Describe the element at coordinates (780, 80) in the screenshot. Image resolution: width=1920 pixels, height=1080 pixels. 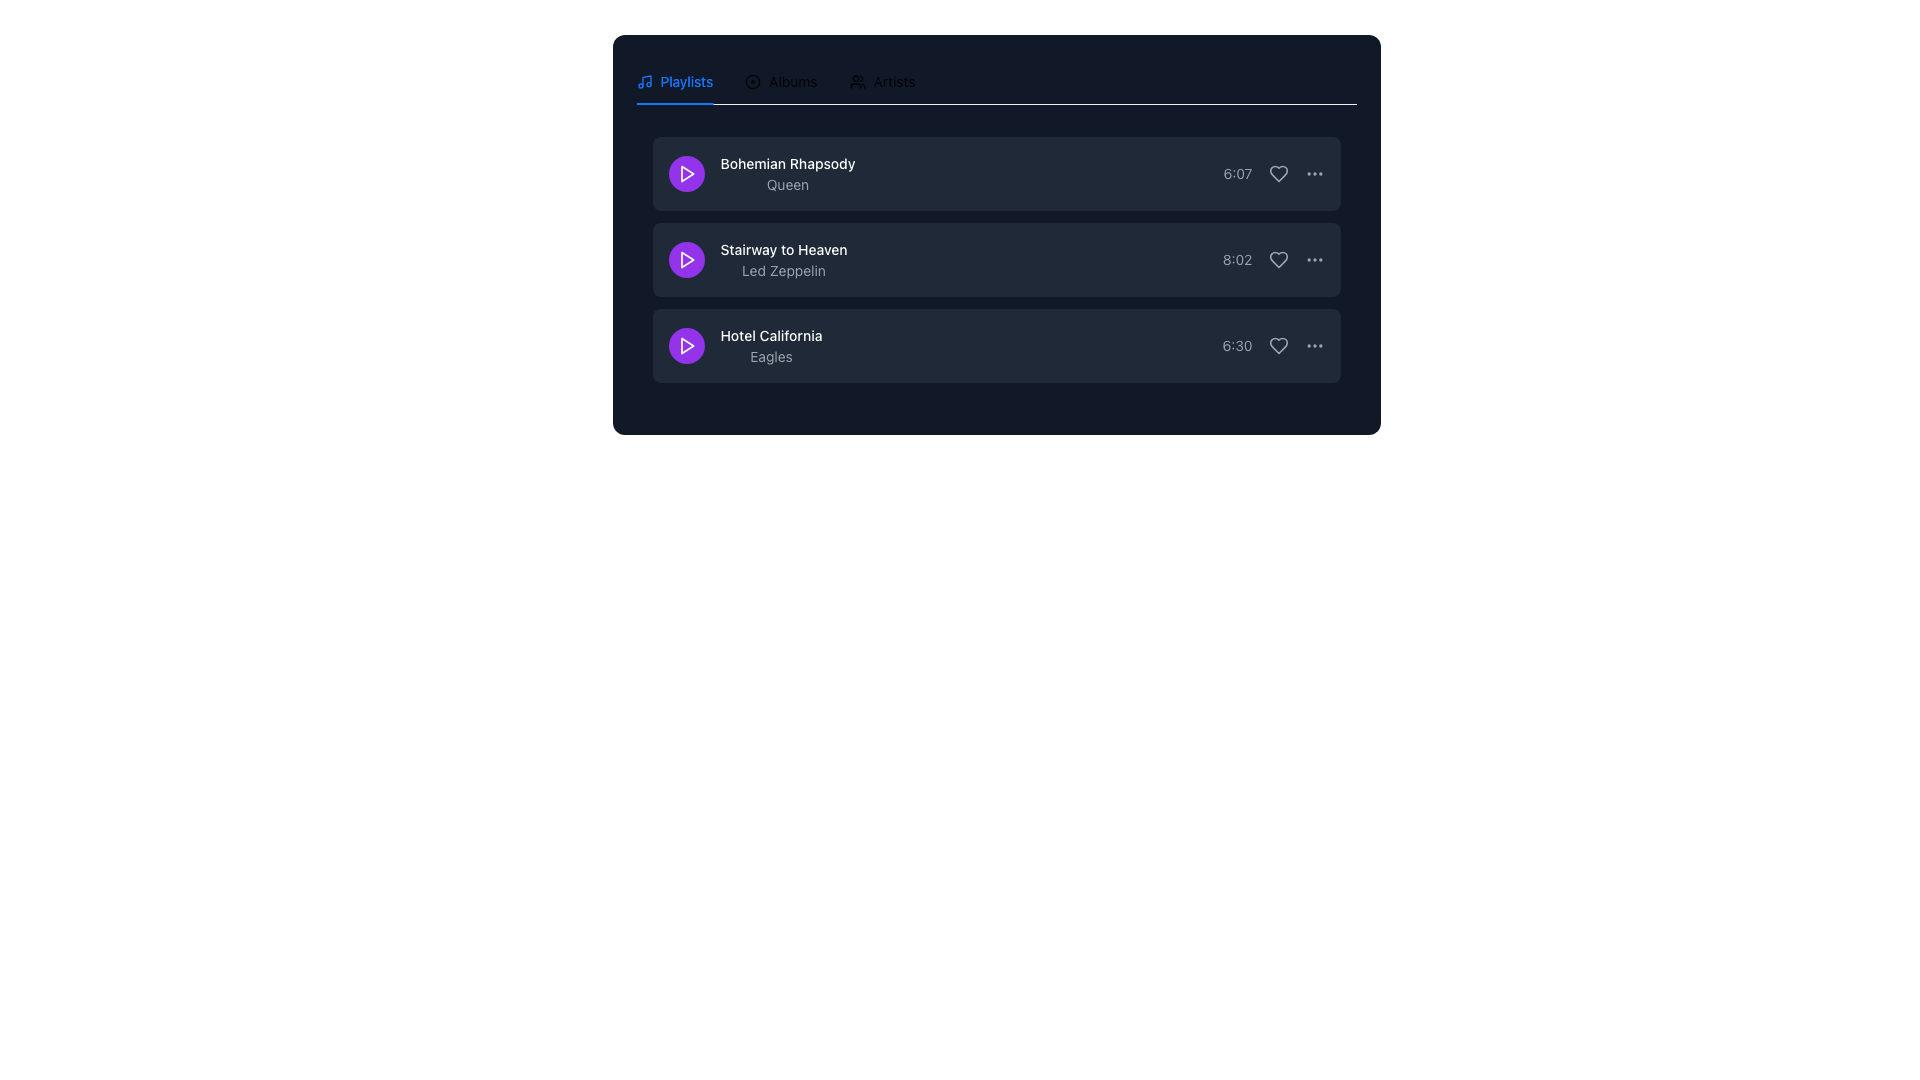
I see `the 'Albums' tab located in the horizontal navigation bar, which is the second tab between 'Playlists' and 'Artists'` at that location.